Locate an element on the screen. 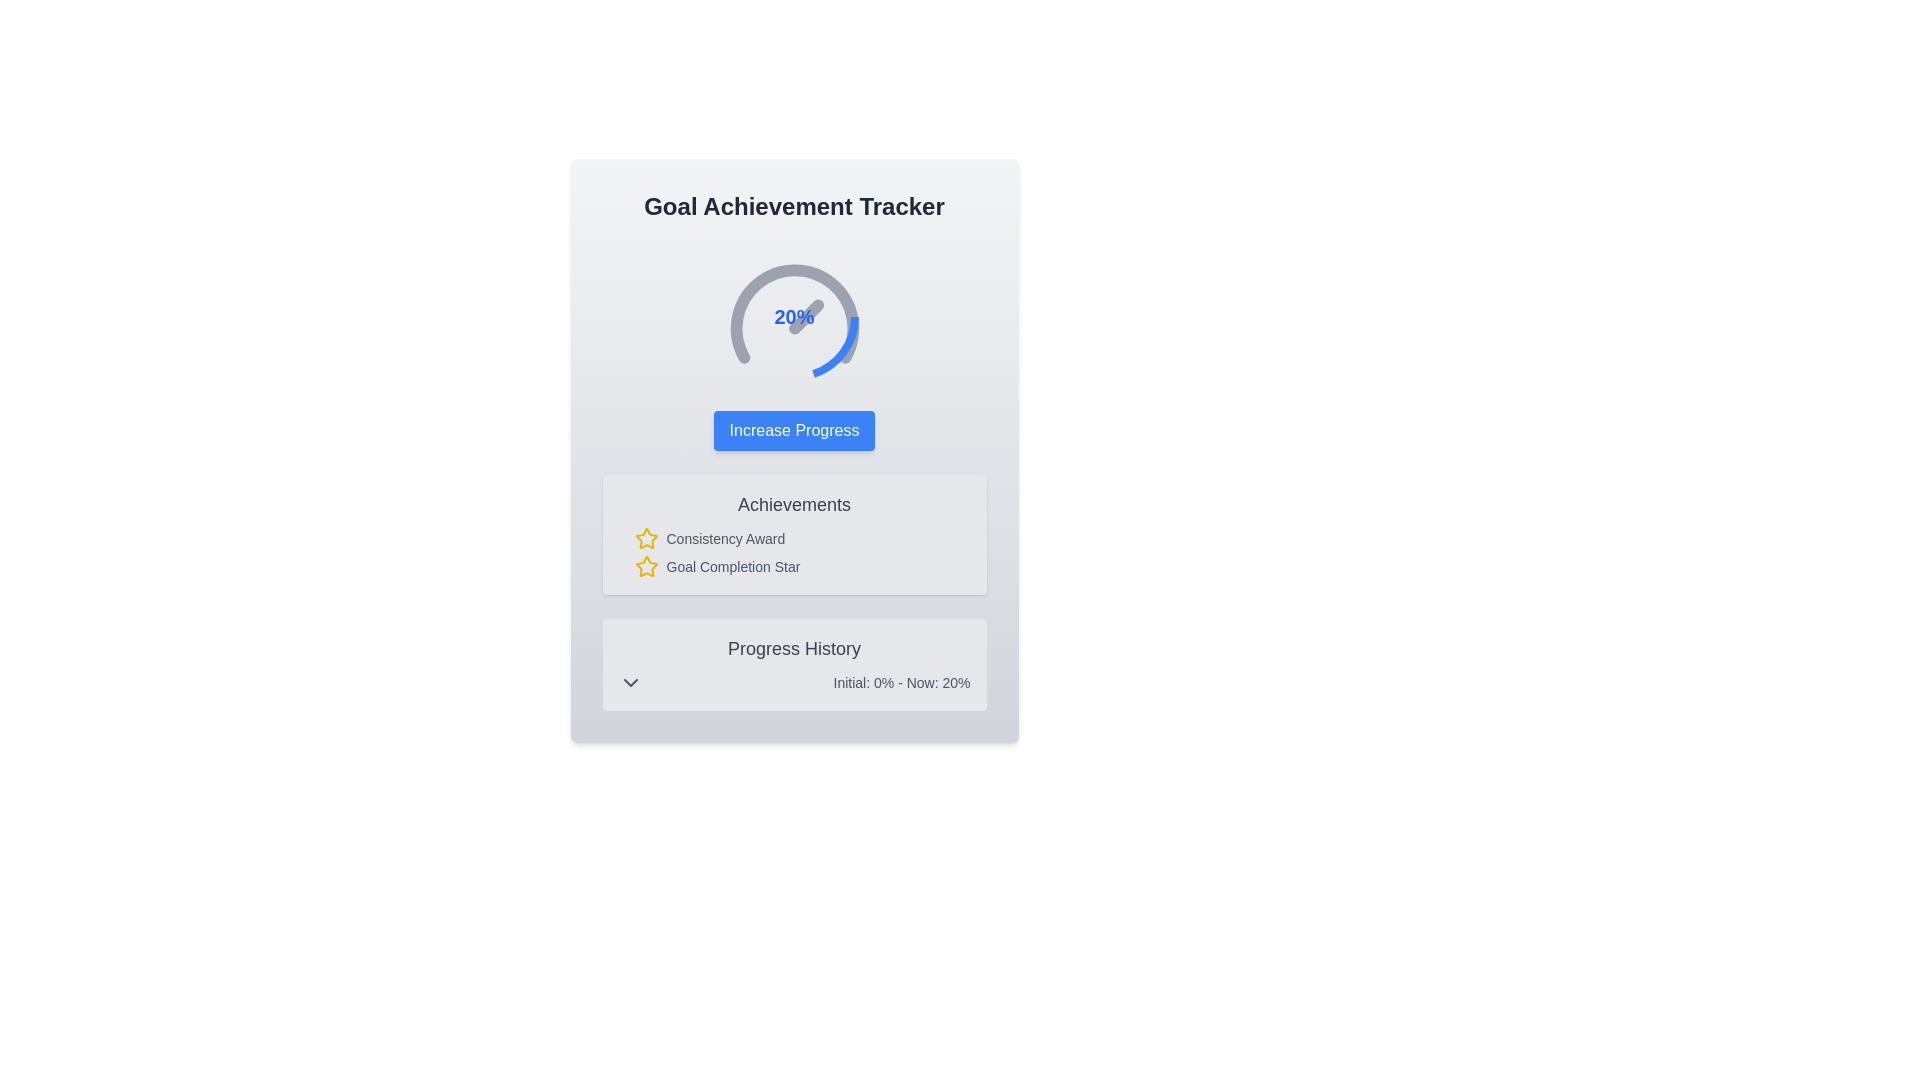 The height and width of the screenshot is (1080, 1920). the chevron icon located in the 'Progress History' panel is located at coordinates (629, 681).